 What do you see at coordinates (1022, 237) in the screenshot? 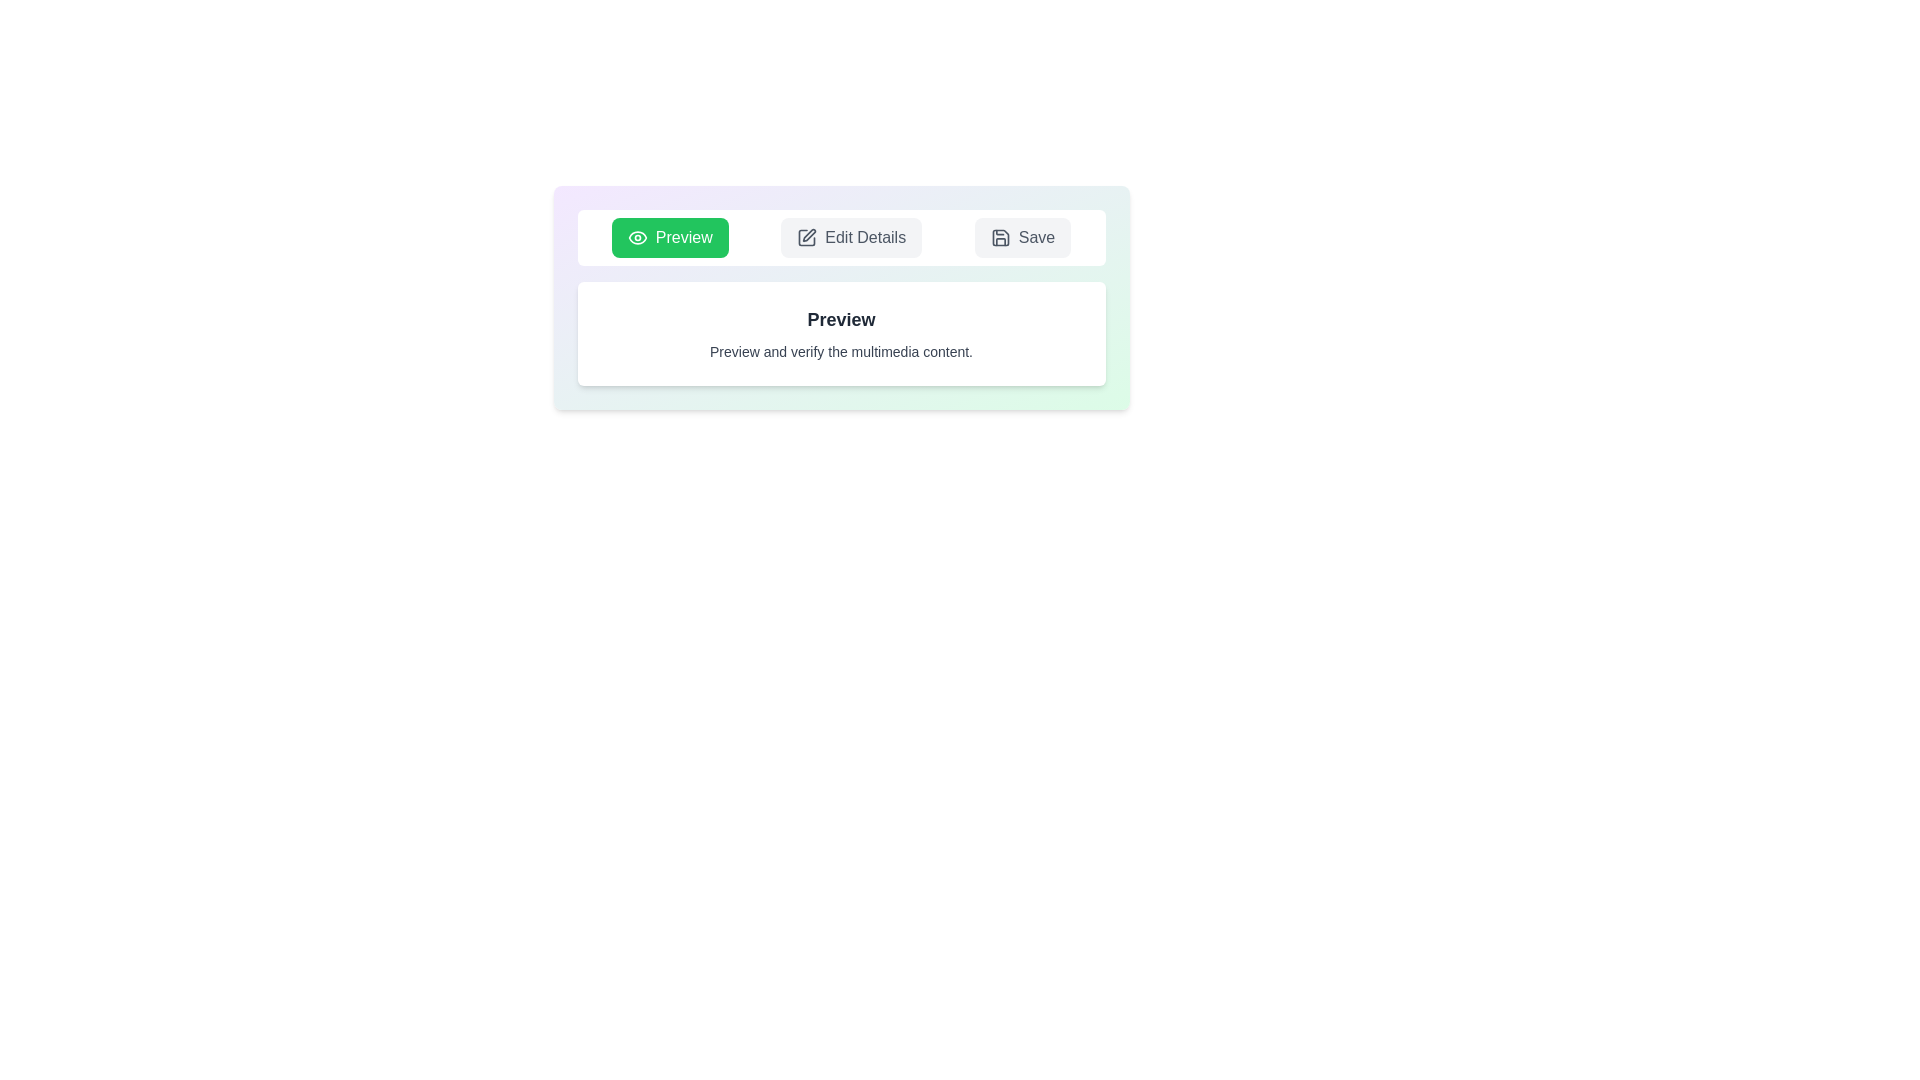
I see `the tab corresponding to Save` at bounding box center [1022, 237].